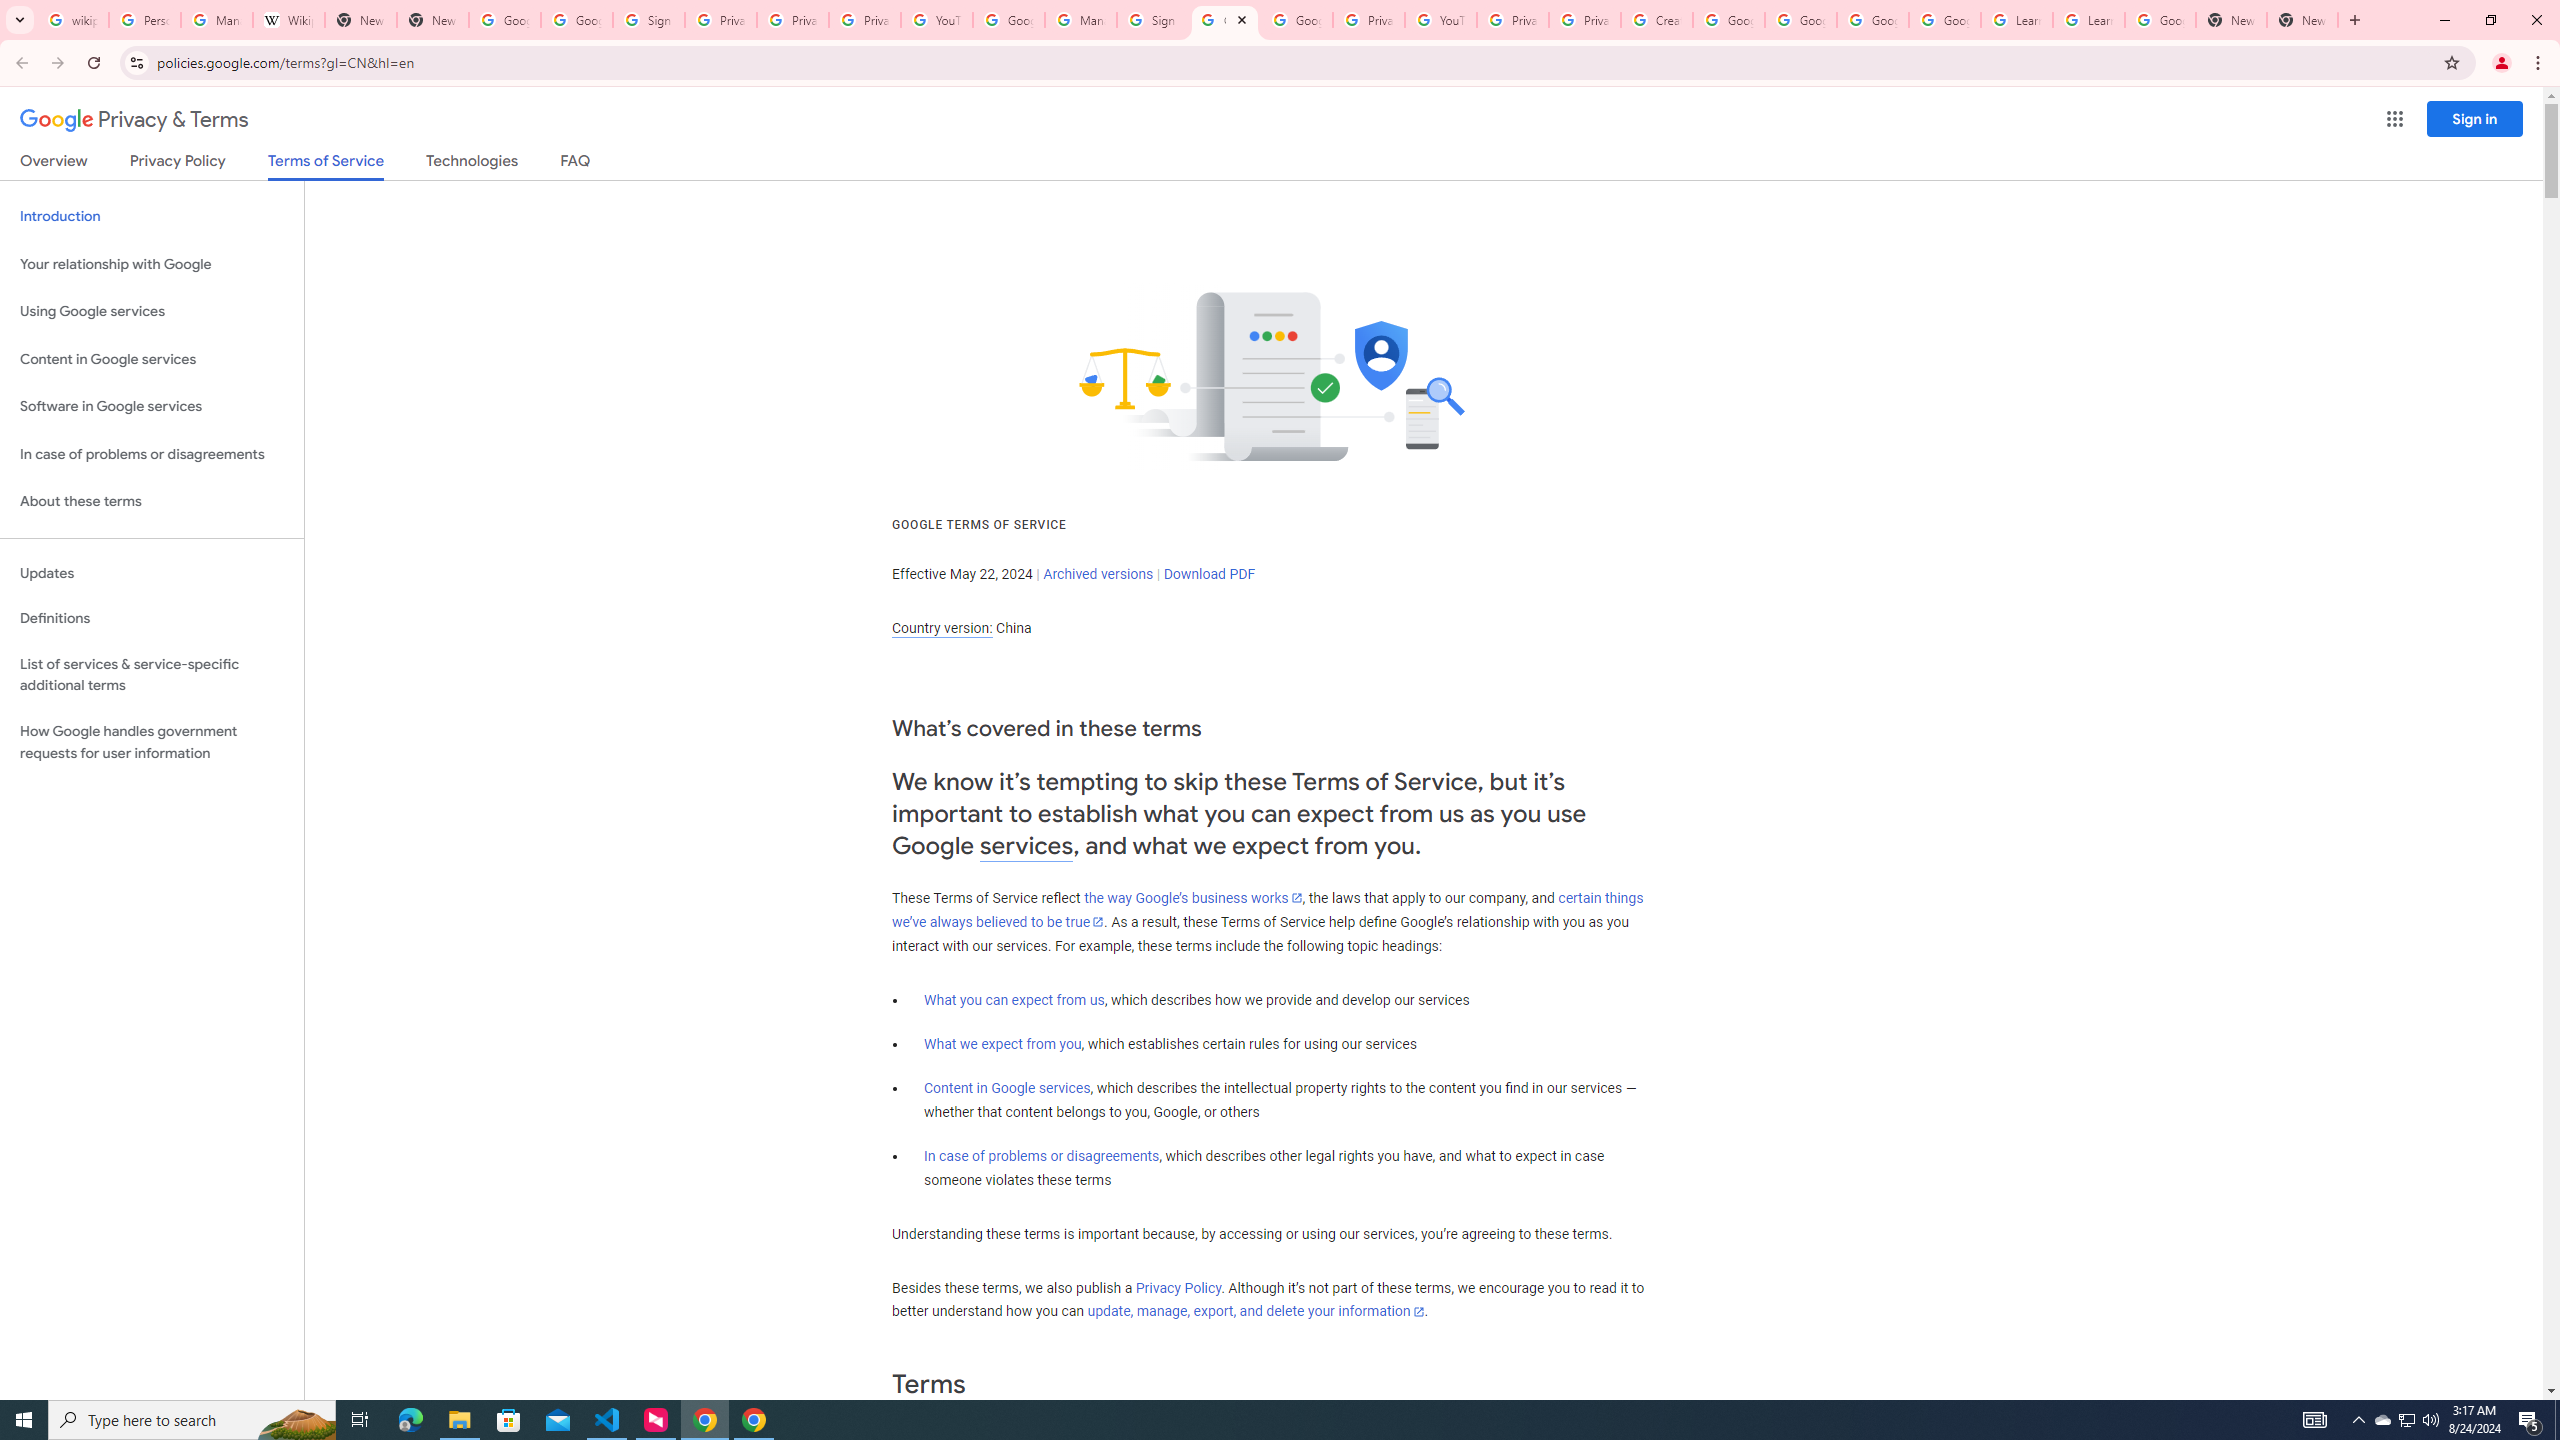  I want to click on 'Create your Google Account', so click(1656, 19).